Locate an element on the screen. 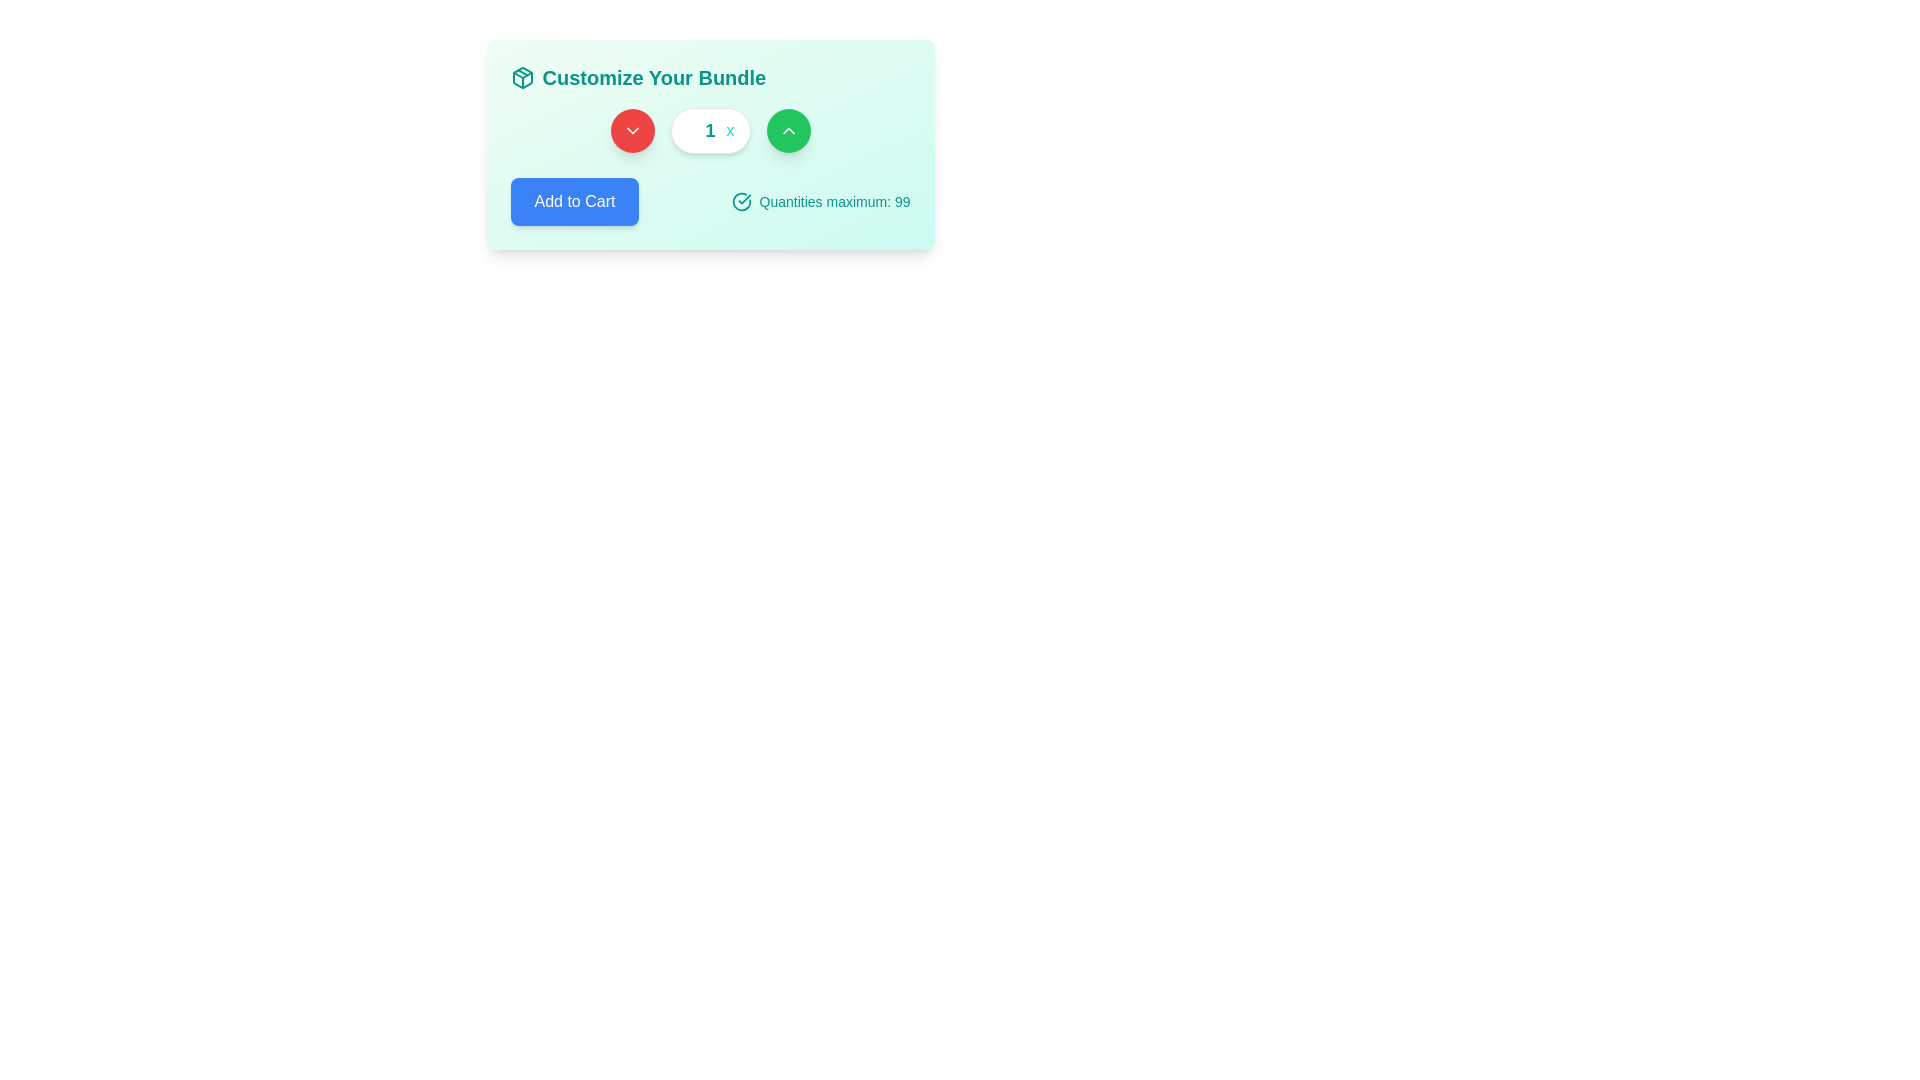  the blue rectangular button labeled 'Add to Cart' to possibly reveal additional details or a tooltip is located at coordinates (574, 201).